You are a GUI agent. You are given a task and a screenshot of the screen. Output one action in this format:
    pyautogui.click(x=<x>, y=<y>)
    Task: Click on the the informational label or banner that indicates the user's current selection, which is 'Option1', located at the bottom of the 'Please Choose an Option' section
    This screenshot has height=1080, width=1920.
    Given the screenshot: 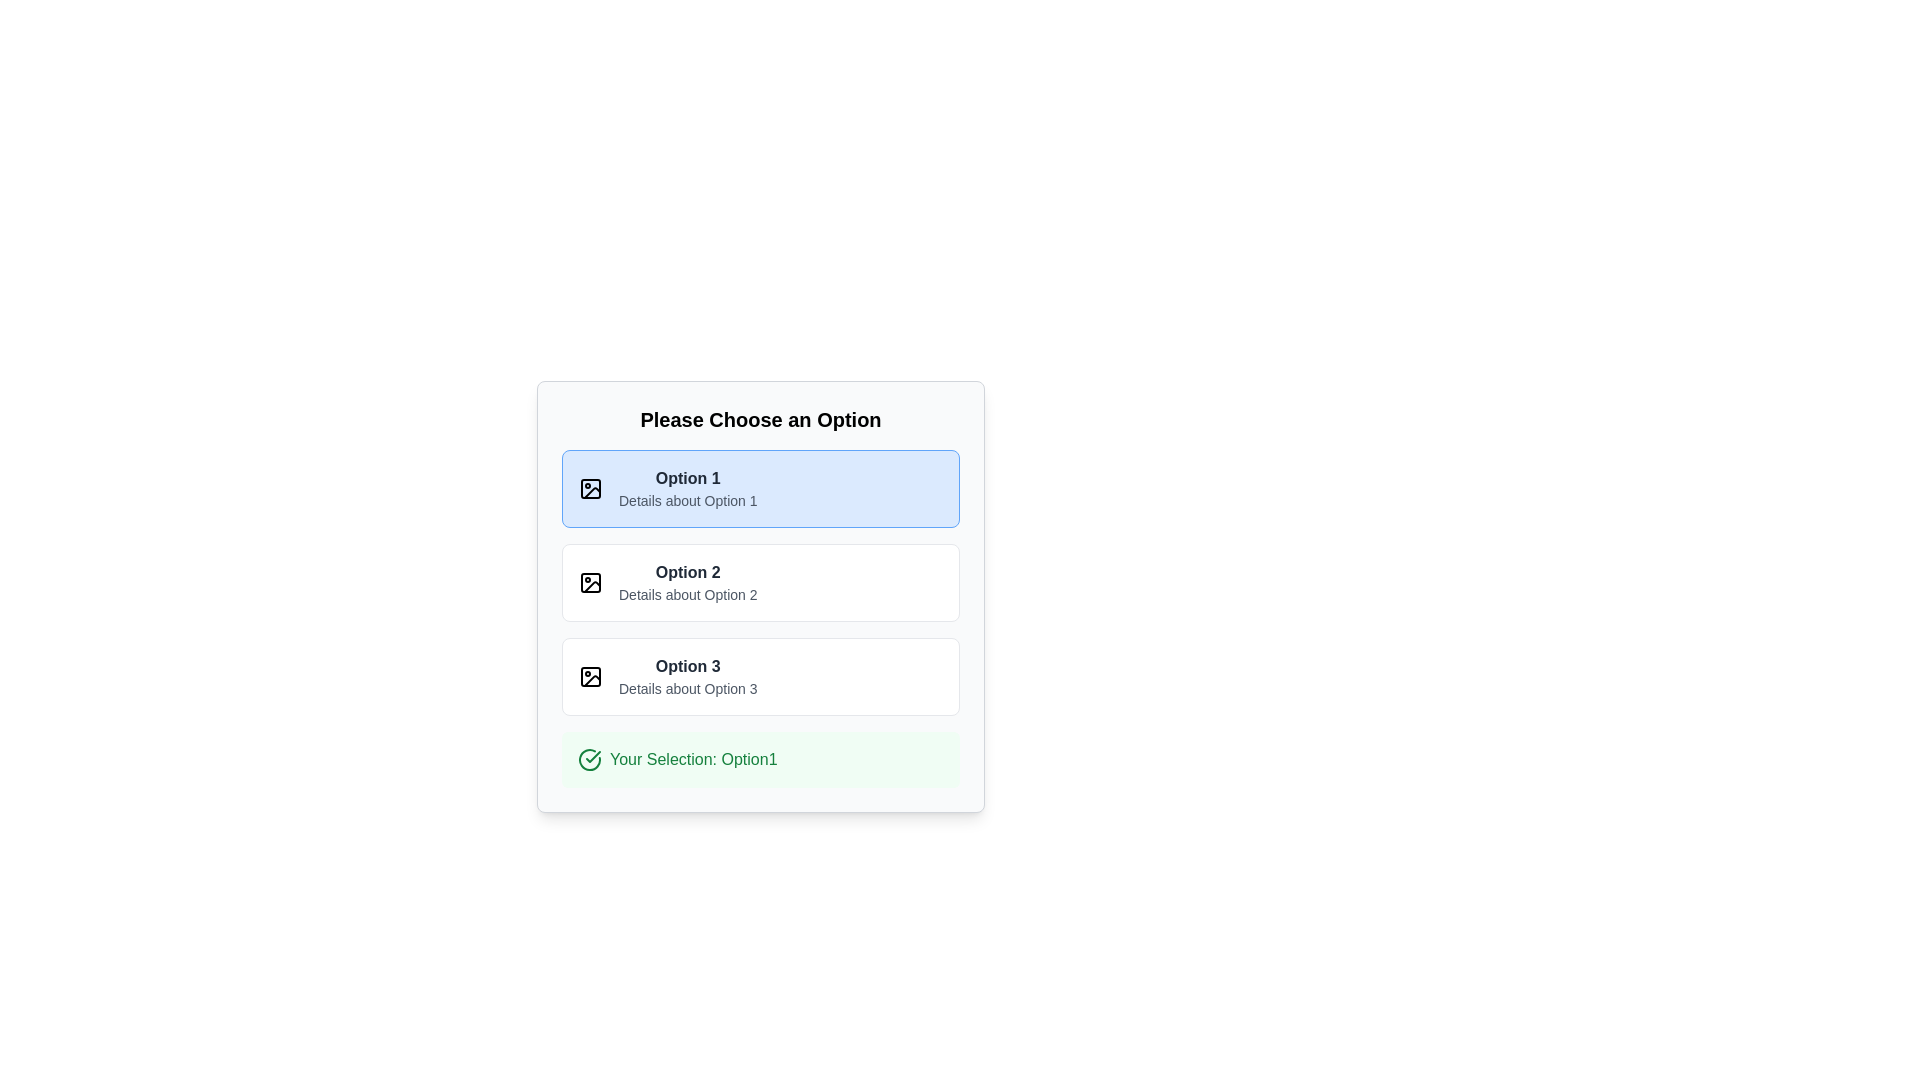 What is the action you would take?
    pyautogui.click(x=760, y=759)
    